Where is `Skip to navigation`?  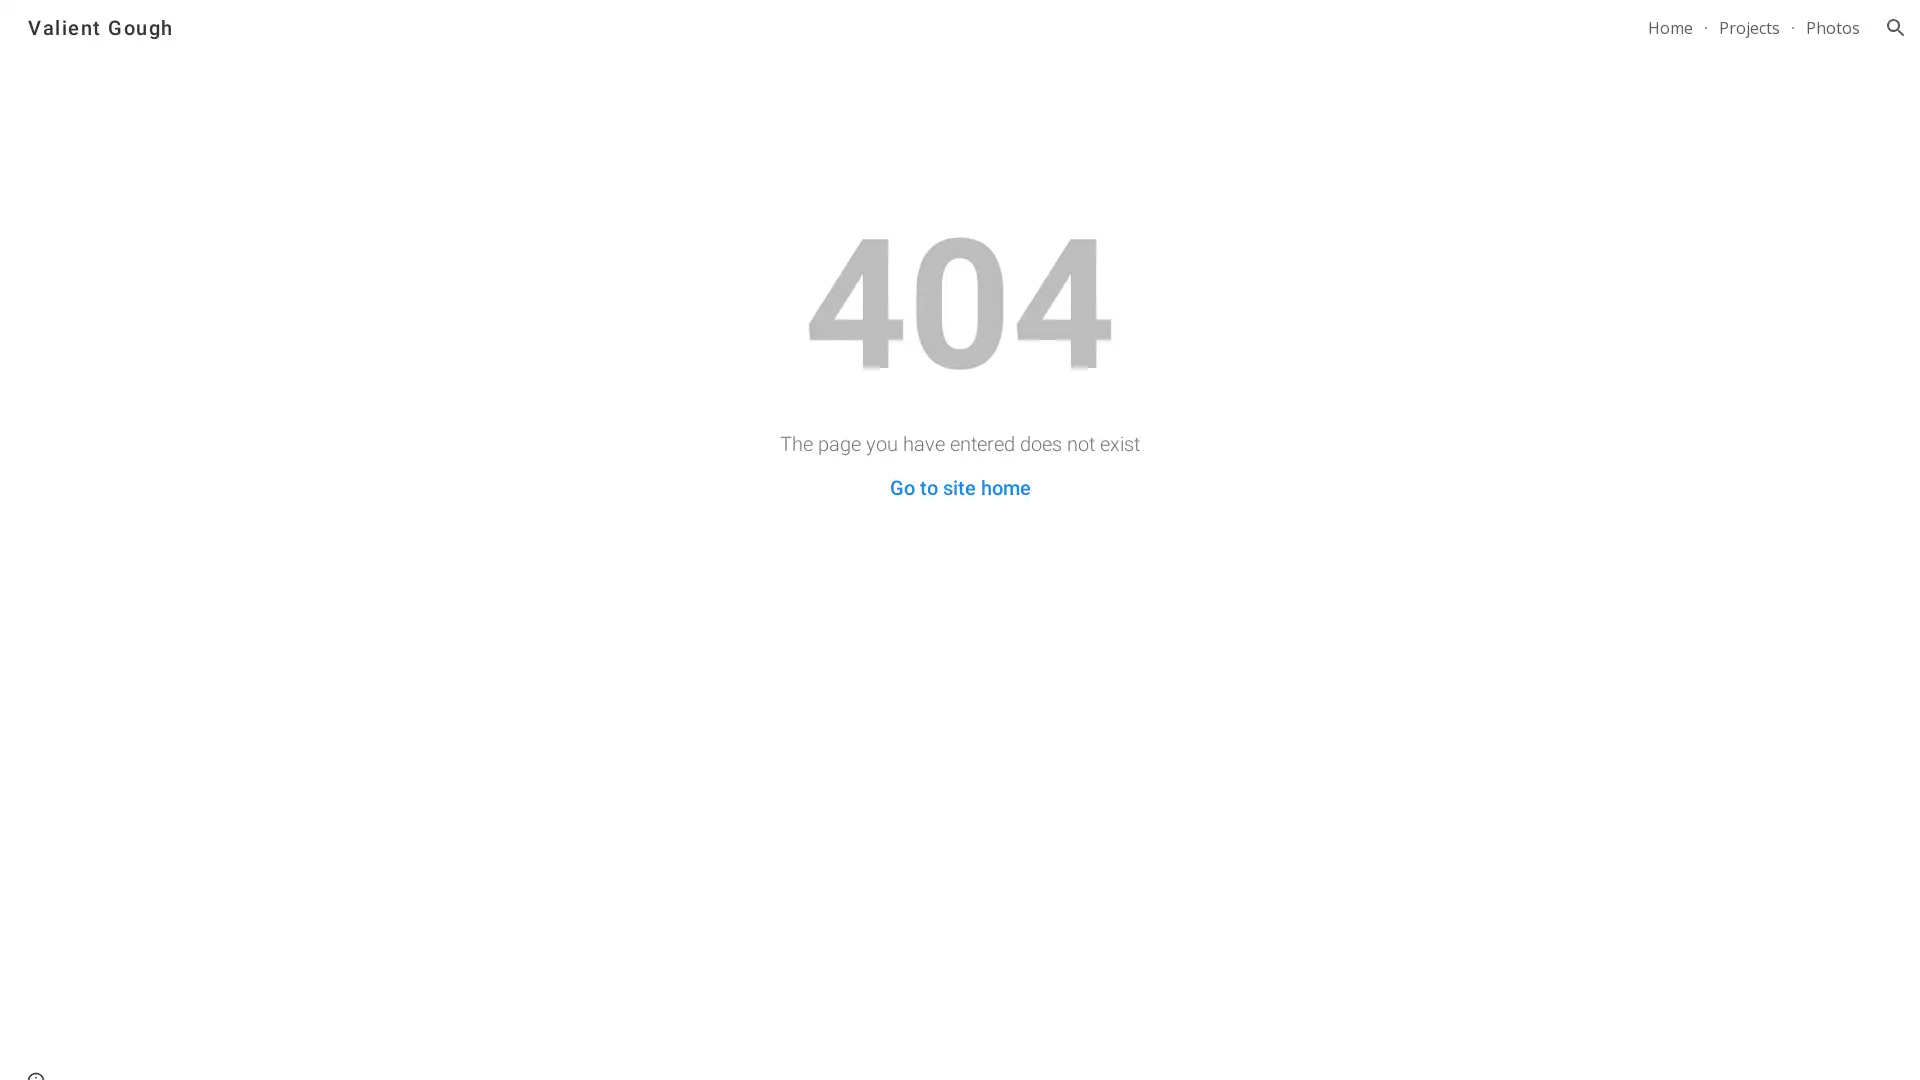 Skip to navigation is located at coordinates (1139, 37).